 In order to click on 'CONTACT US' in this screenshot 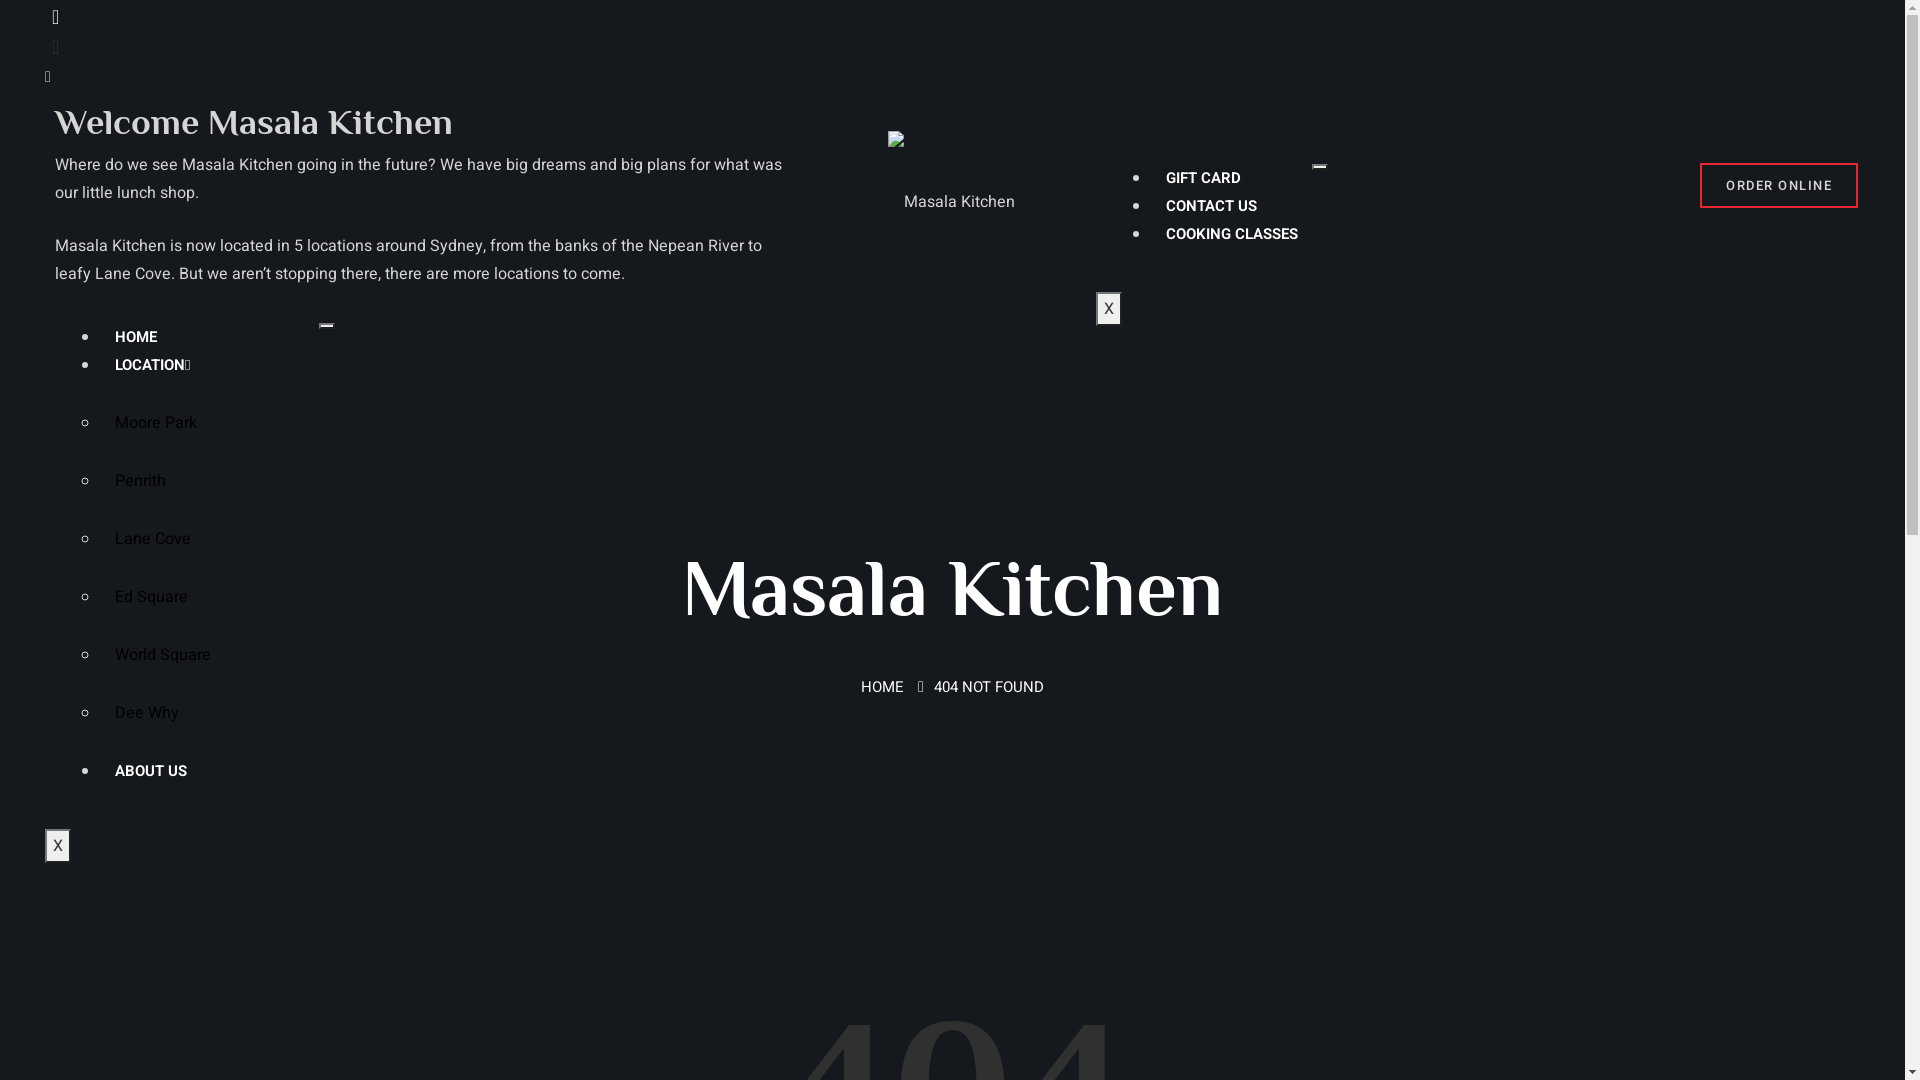, I will do `click(1210, 205)`.